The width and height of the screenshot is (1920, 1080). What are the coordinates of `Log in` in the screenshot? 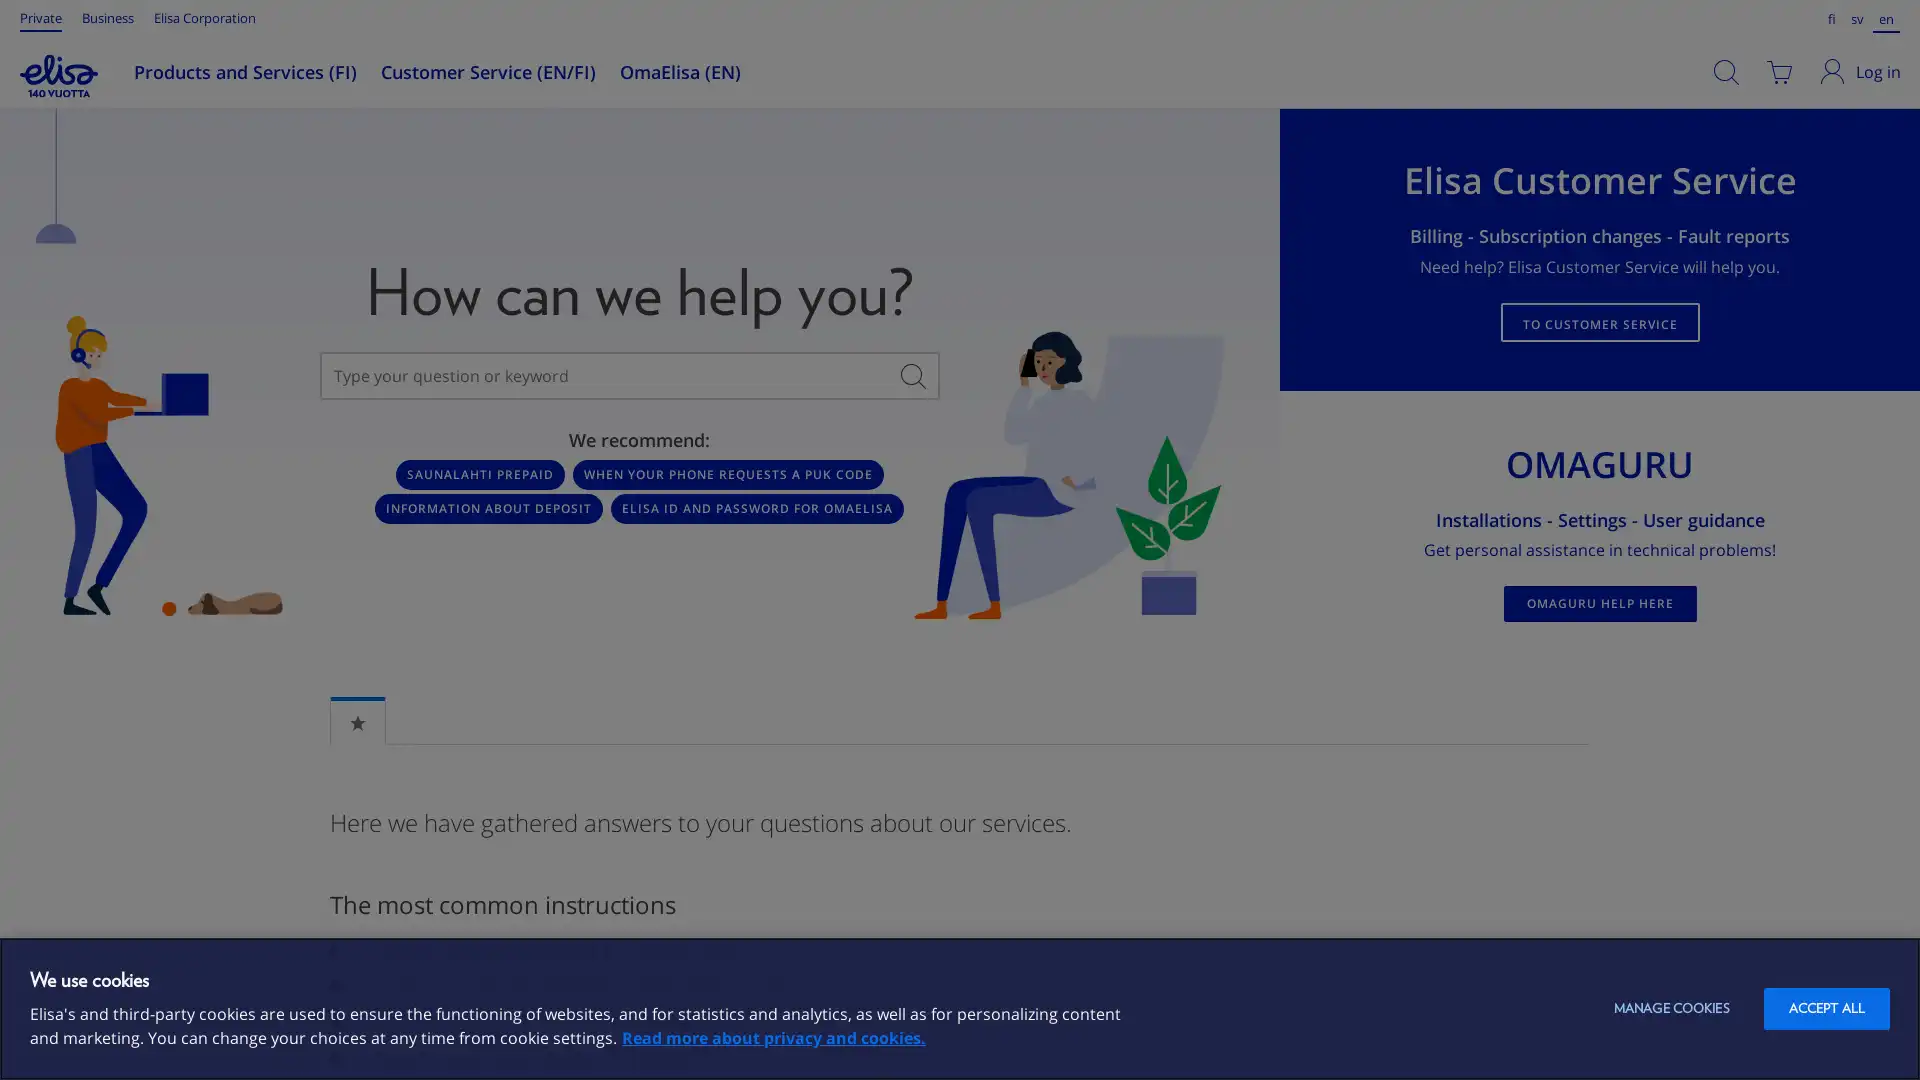 It's located at (1861, 71).